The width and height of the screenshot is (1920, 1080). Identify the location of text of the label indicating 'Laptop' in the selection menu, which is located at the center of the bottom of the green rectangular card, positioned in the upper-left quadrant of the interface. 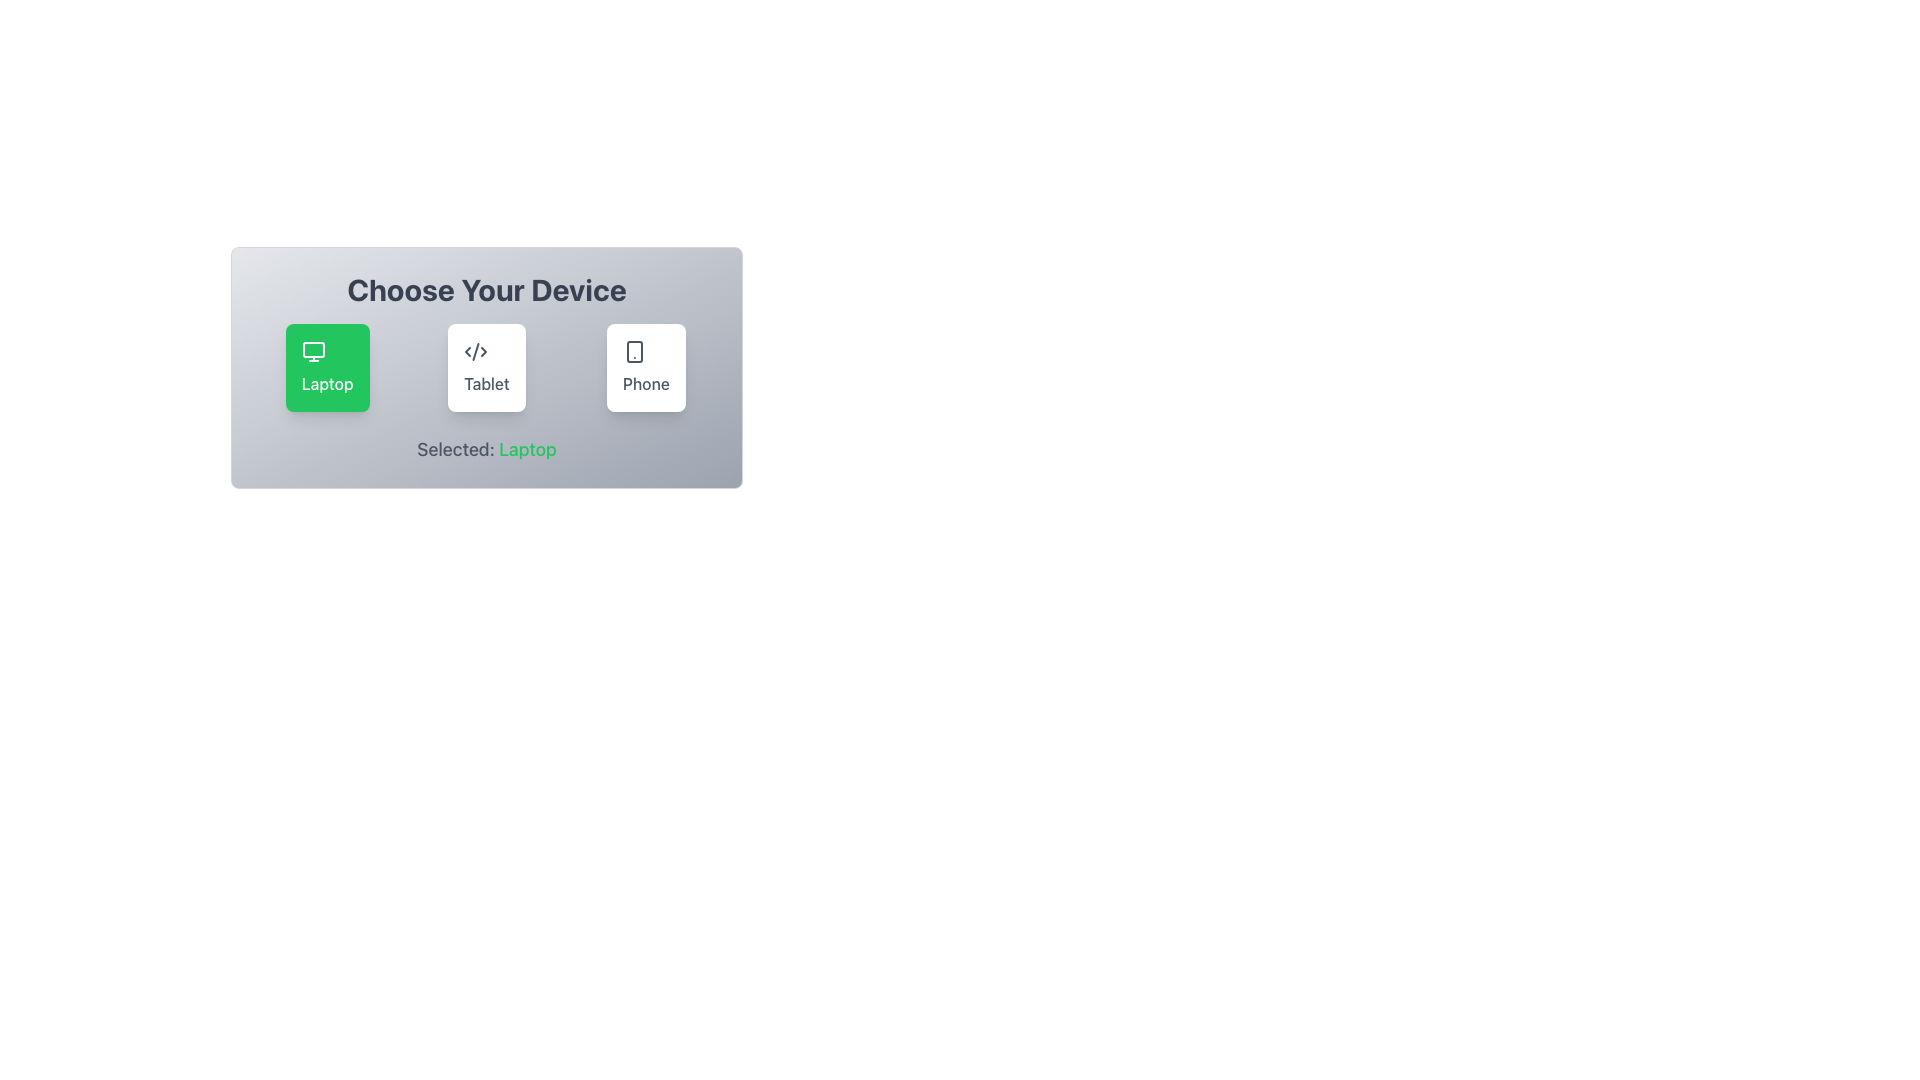
(327, 384).